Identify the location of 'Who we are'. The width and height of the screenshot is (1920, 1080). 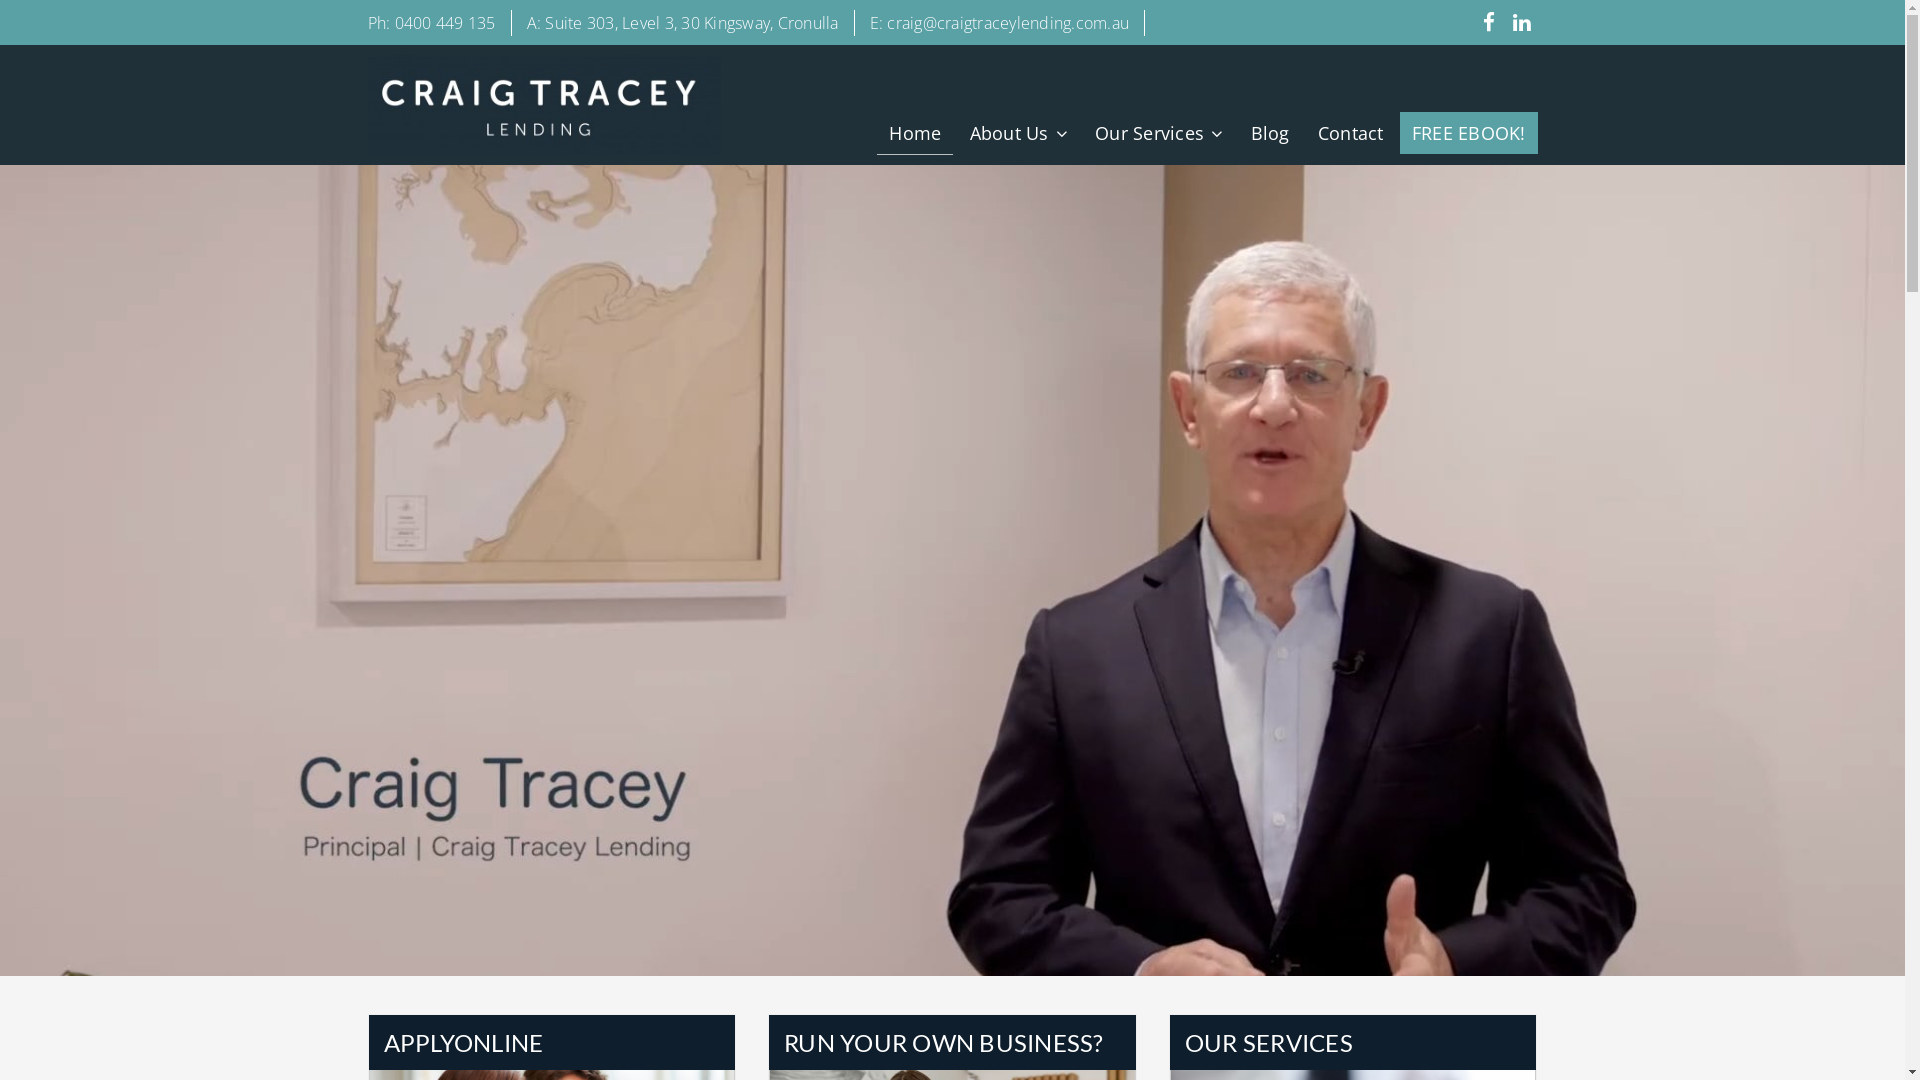
(954, 175).